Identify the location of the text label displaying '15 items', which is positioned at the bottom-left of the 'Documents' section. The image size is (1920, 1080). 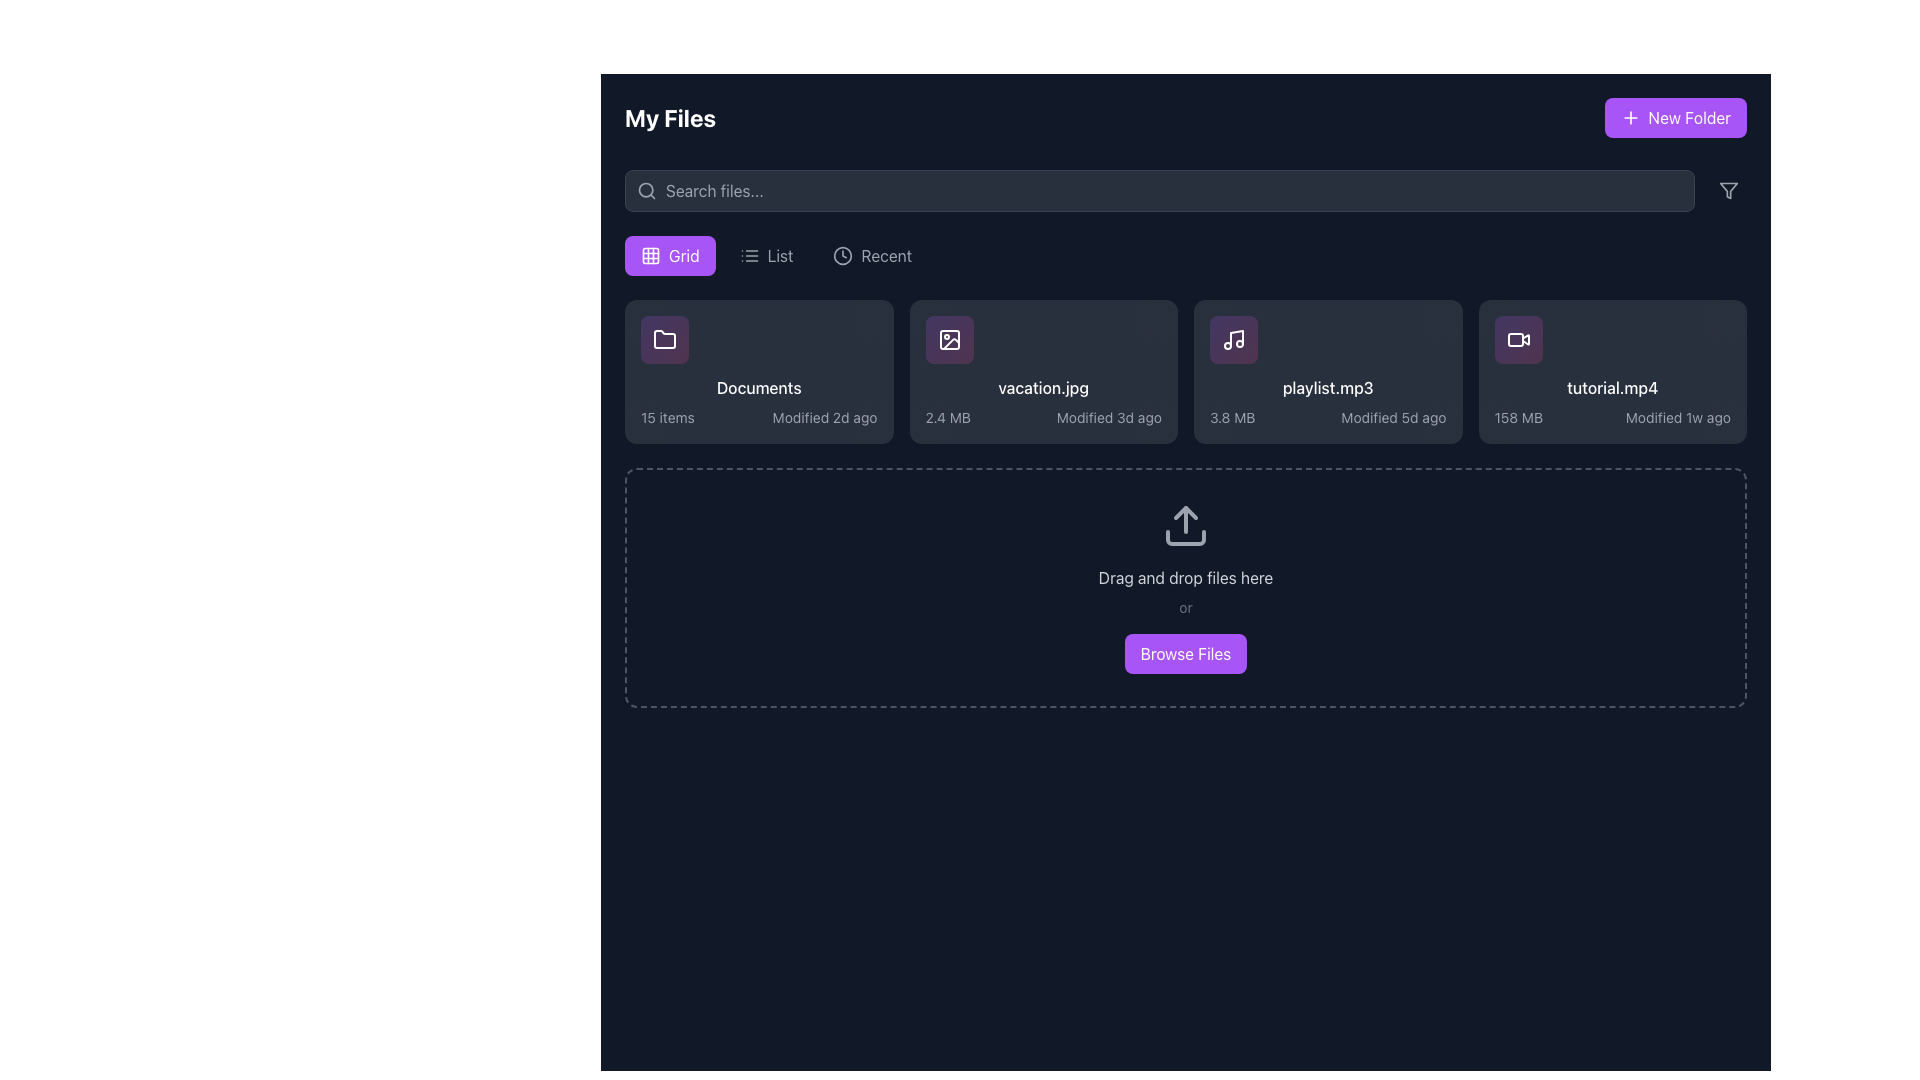
(667, 416).